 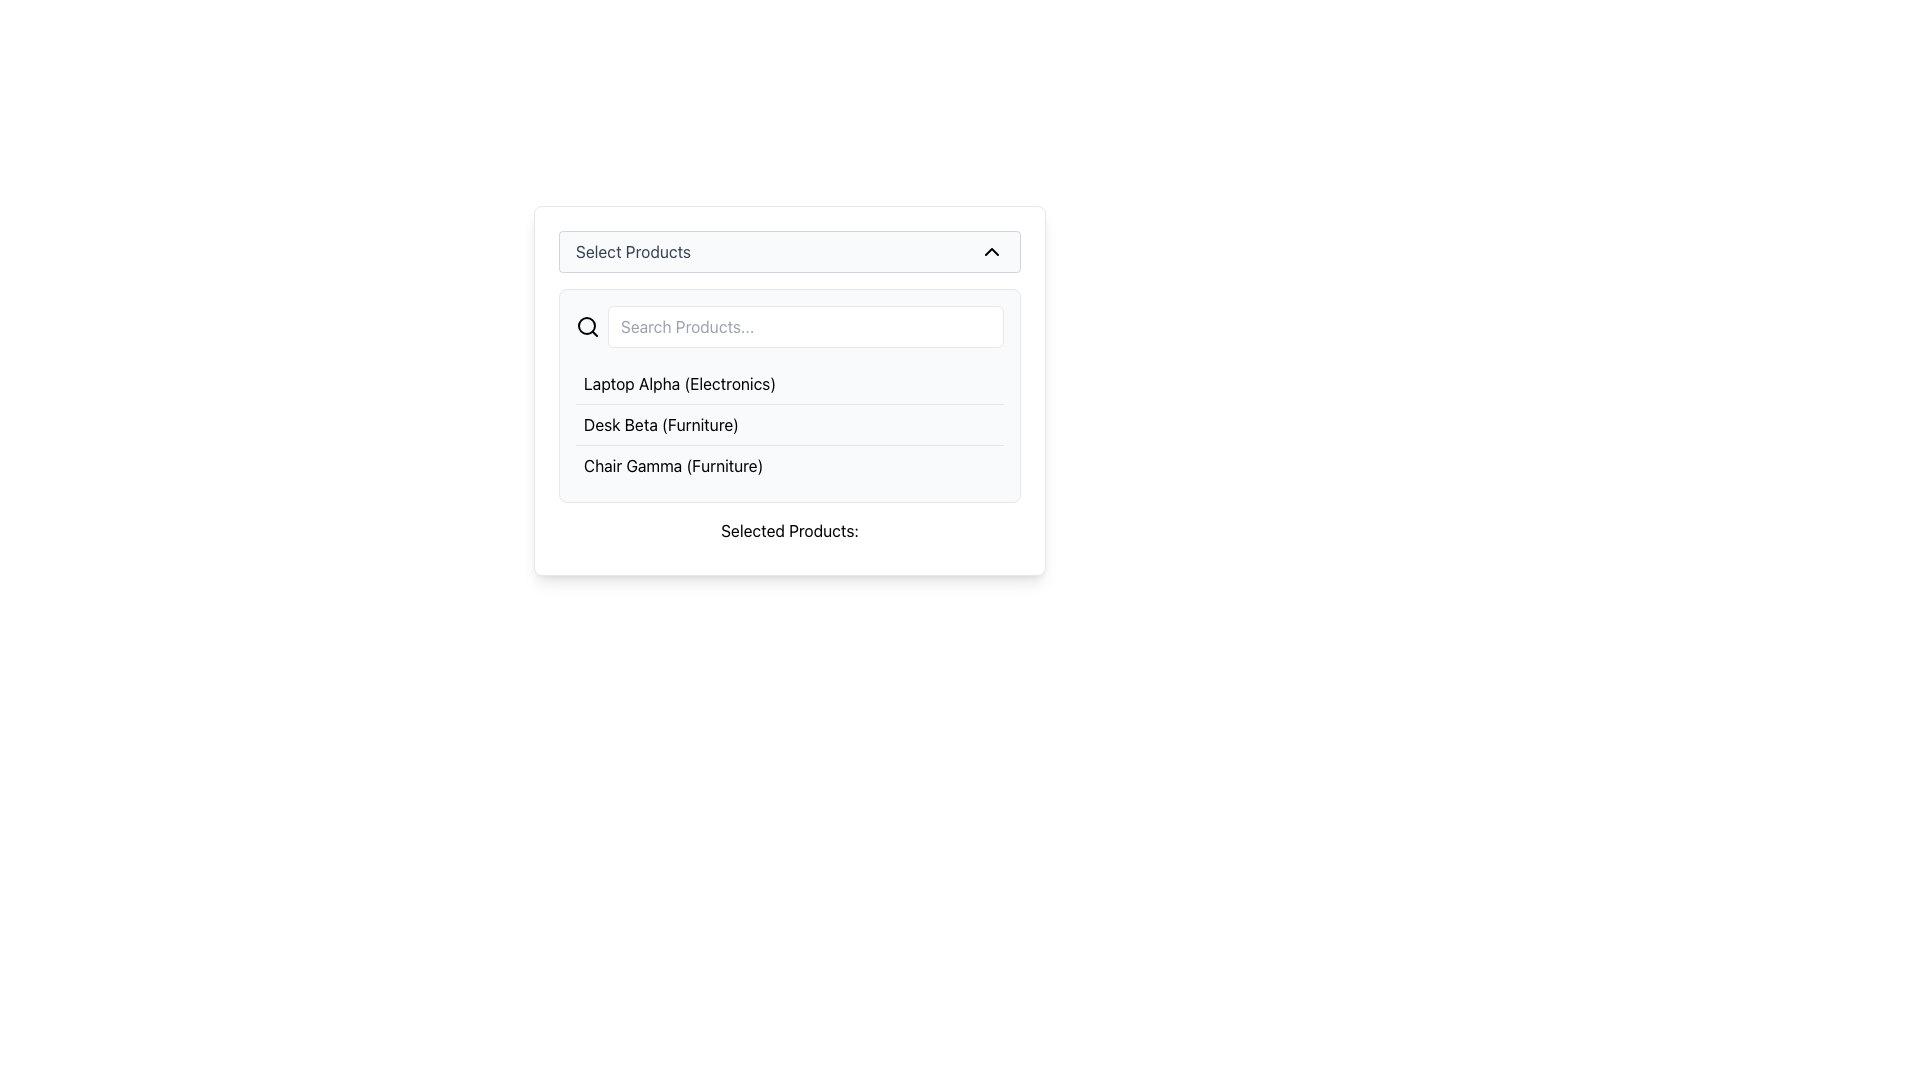 What do you see at coordinates (632, 250) in the screenshot?
I see `the Text Label that indicates the title of the dropdown menu, located to the left of the downward chevron icon` at bounding box center [632, 250].